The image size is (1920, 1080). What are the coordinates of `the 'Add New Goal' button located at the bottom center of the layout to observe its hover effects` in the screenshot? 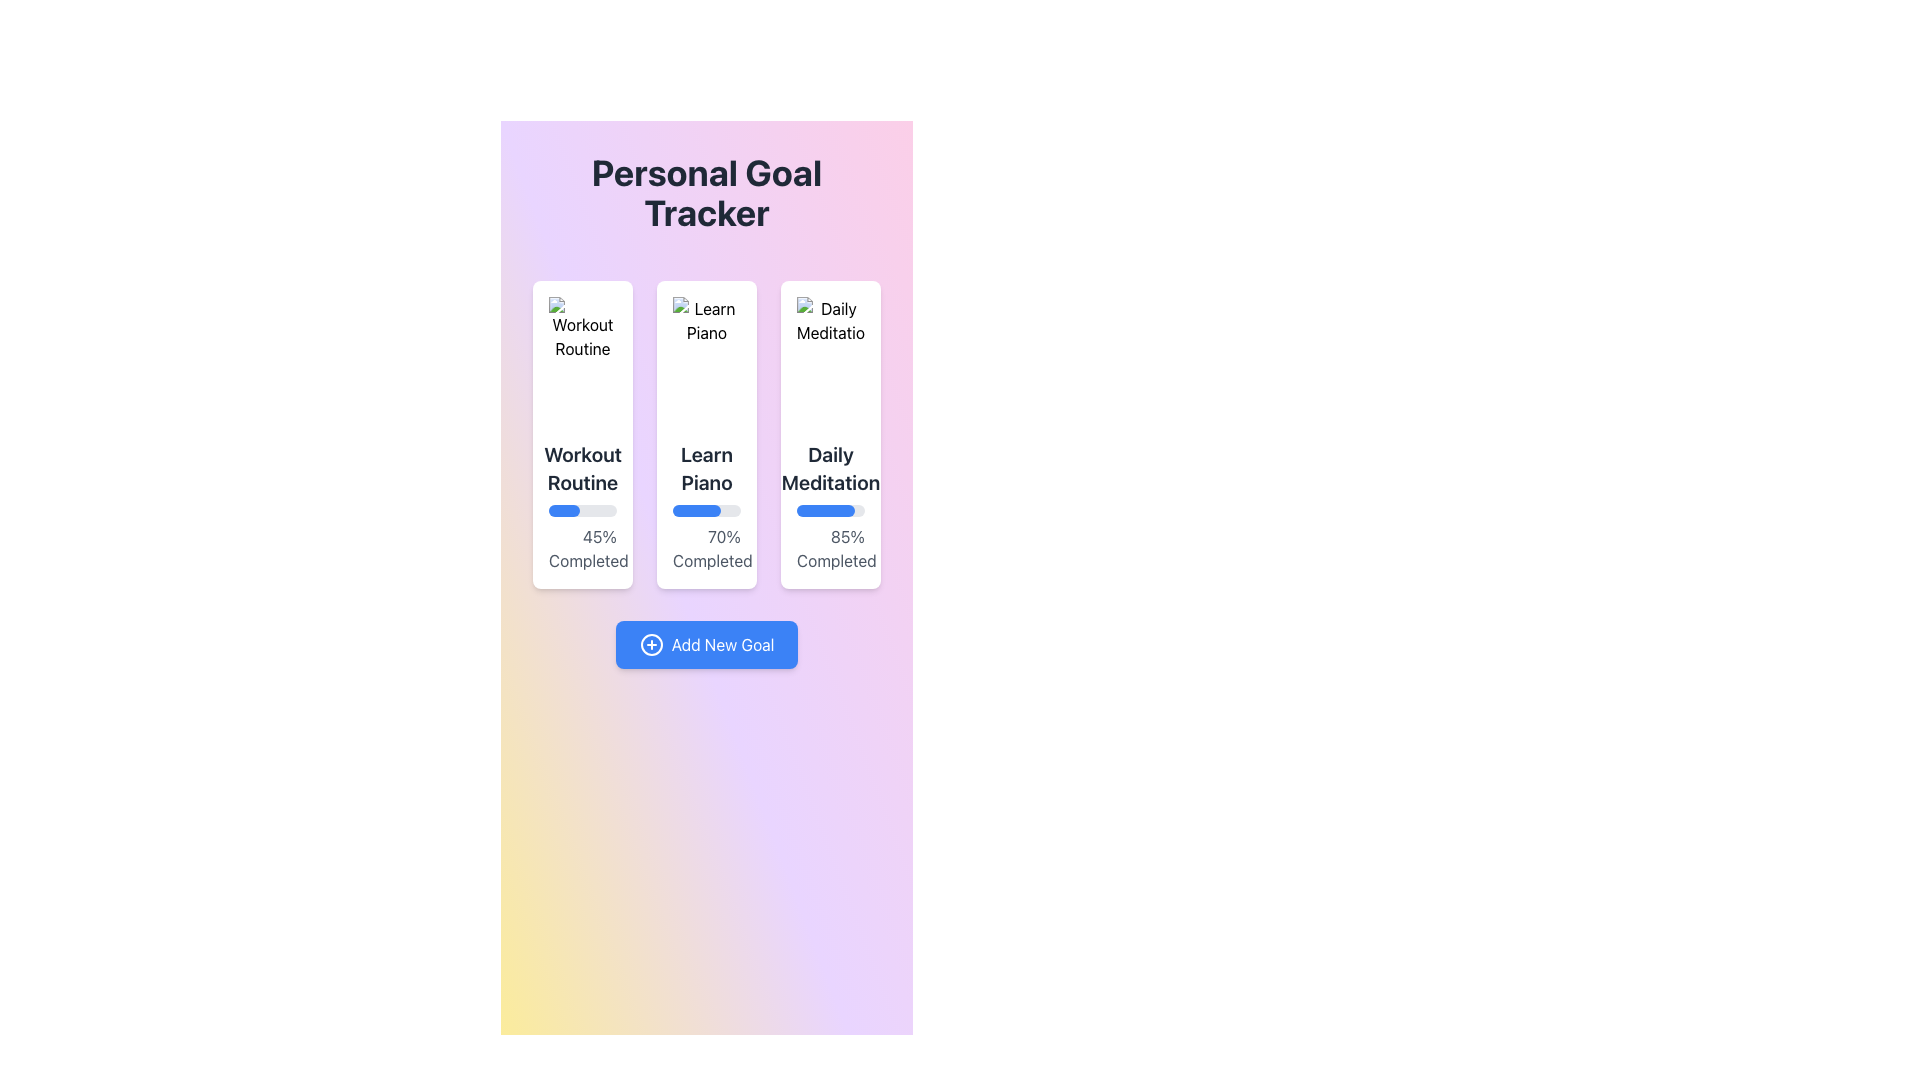 It's located at (706, 644).